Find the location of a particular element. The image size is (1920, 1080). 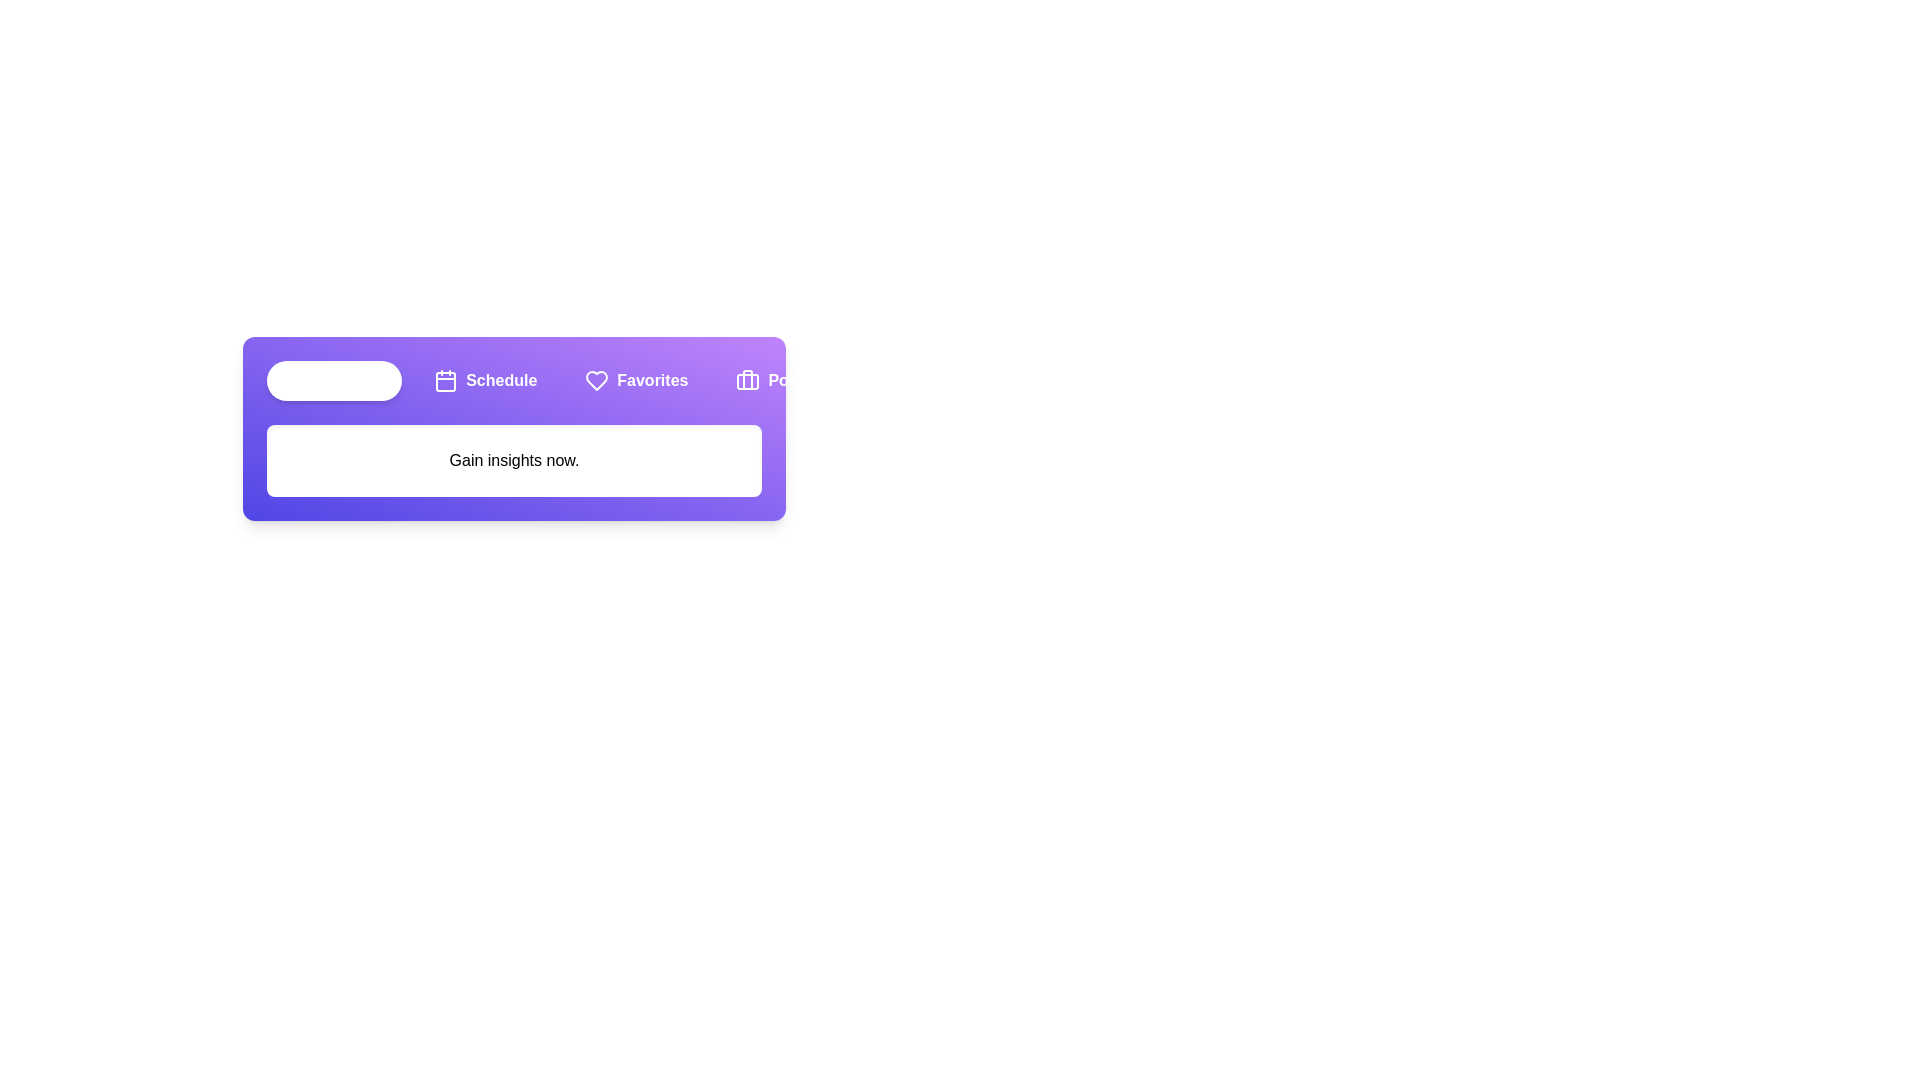

the Favorites tab is located at coordinates (635, 381).